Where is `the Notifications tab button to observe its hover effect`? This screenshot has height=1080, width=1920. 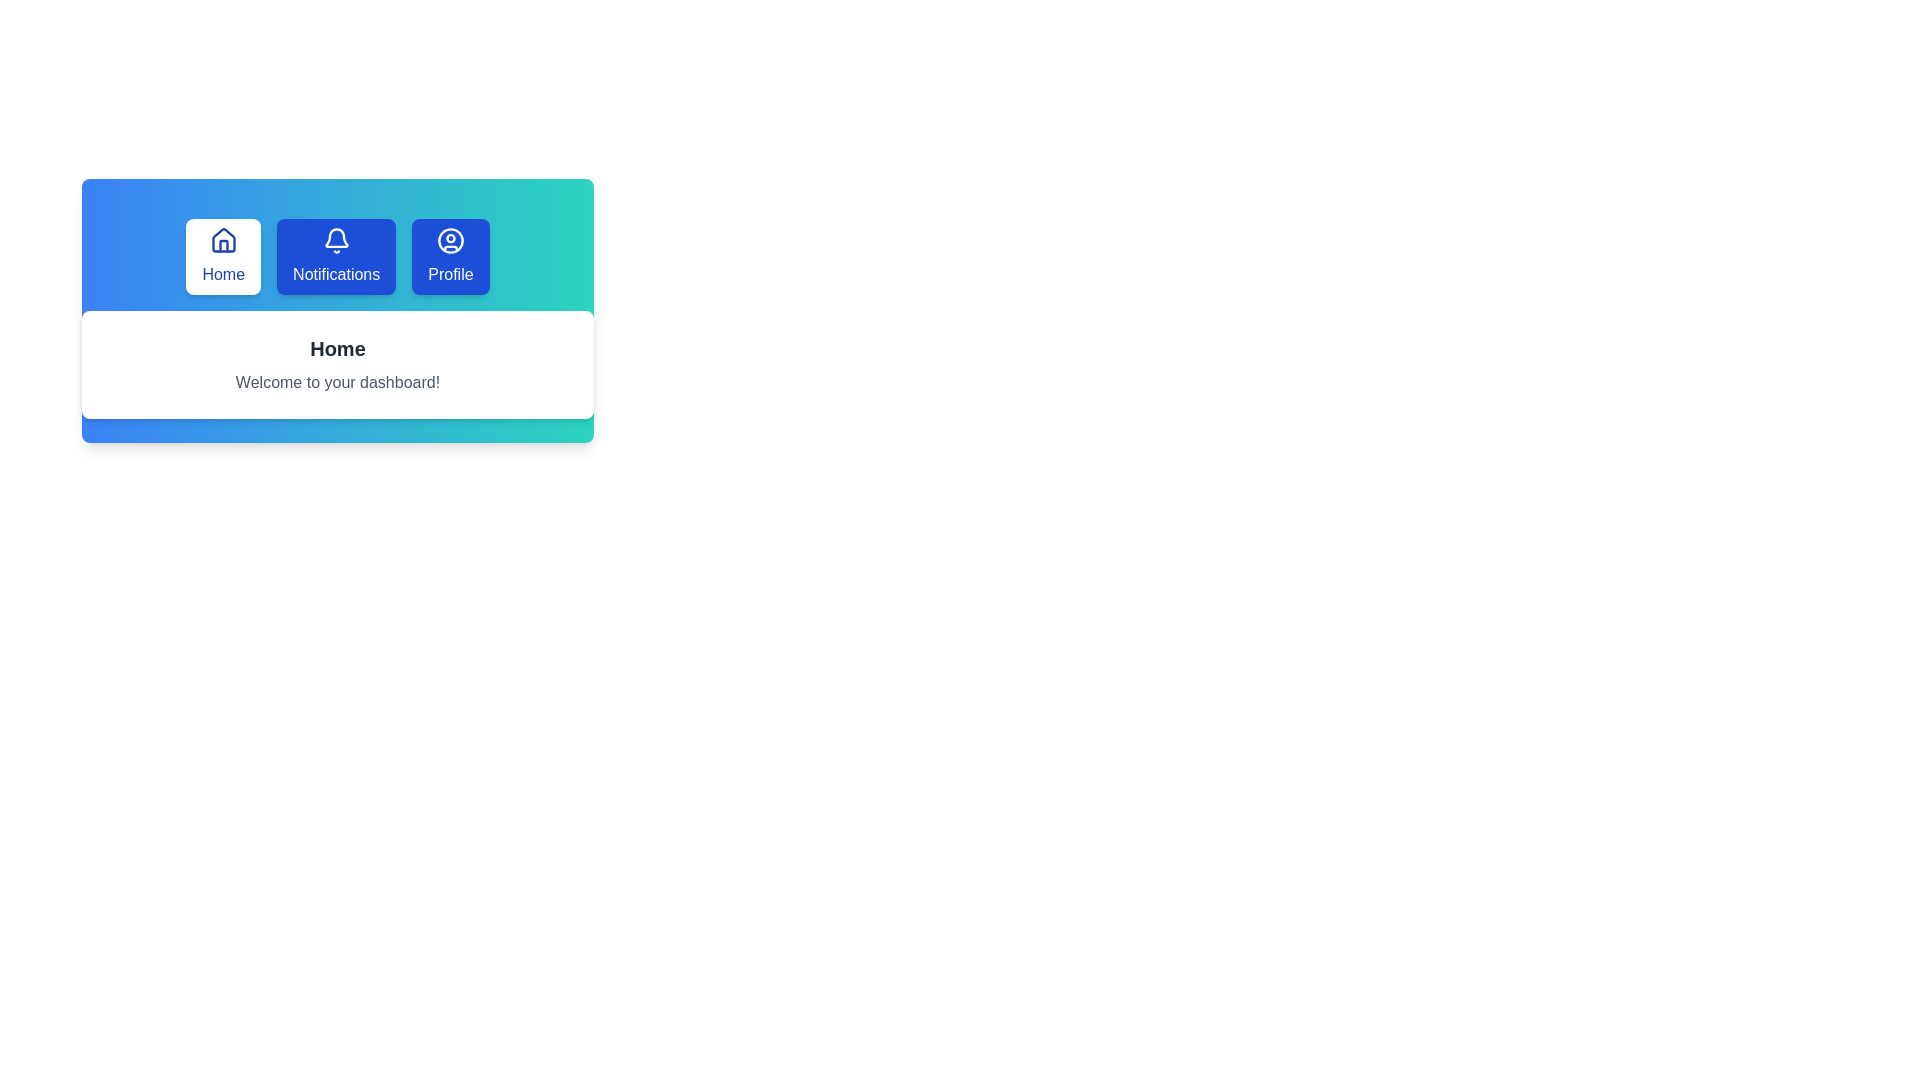
the Notifications tab button to observe its hover effect is located at coordinates (336, 256).